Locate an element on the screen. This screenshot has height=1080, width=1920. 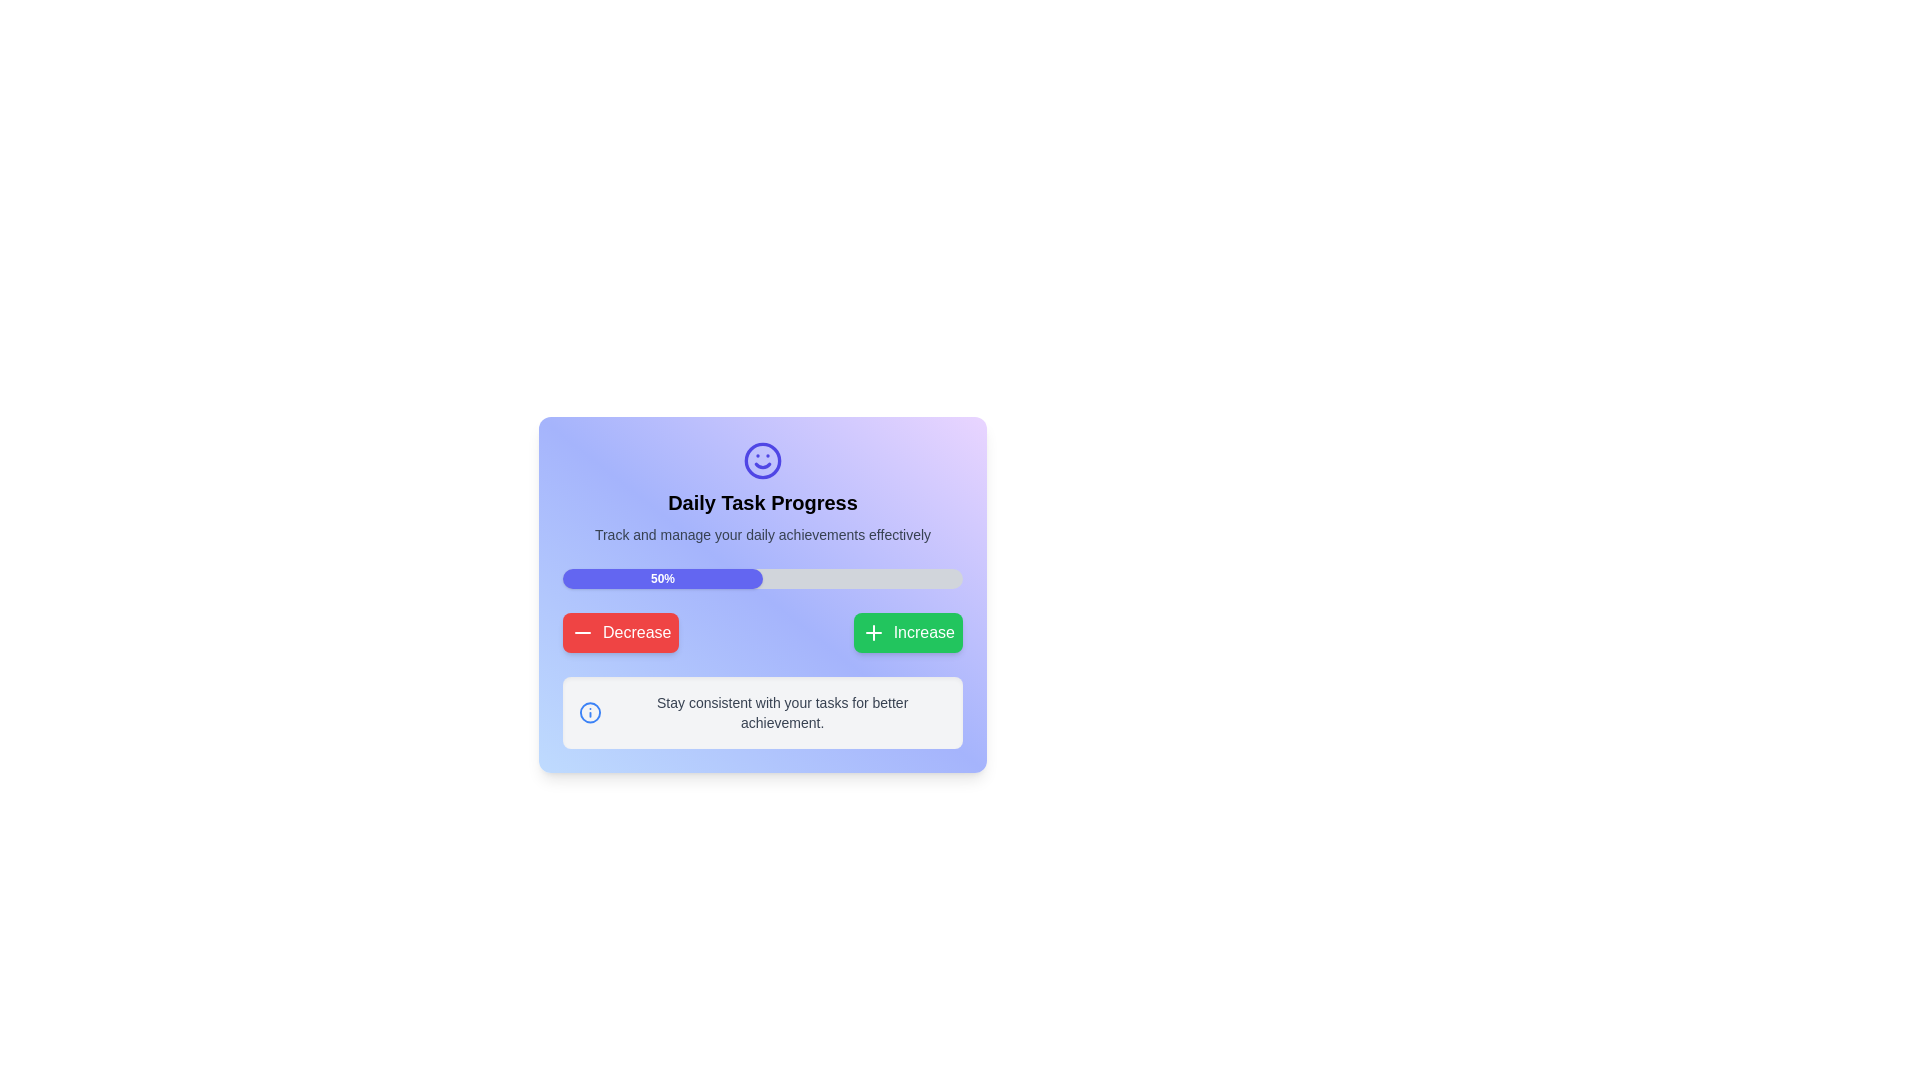
the information icon located to the left of the text 'Stay consistent with your tasks for better achievement.' is located at coordinates (589, 712).